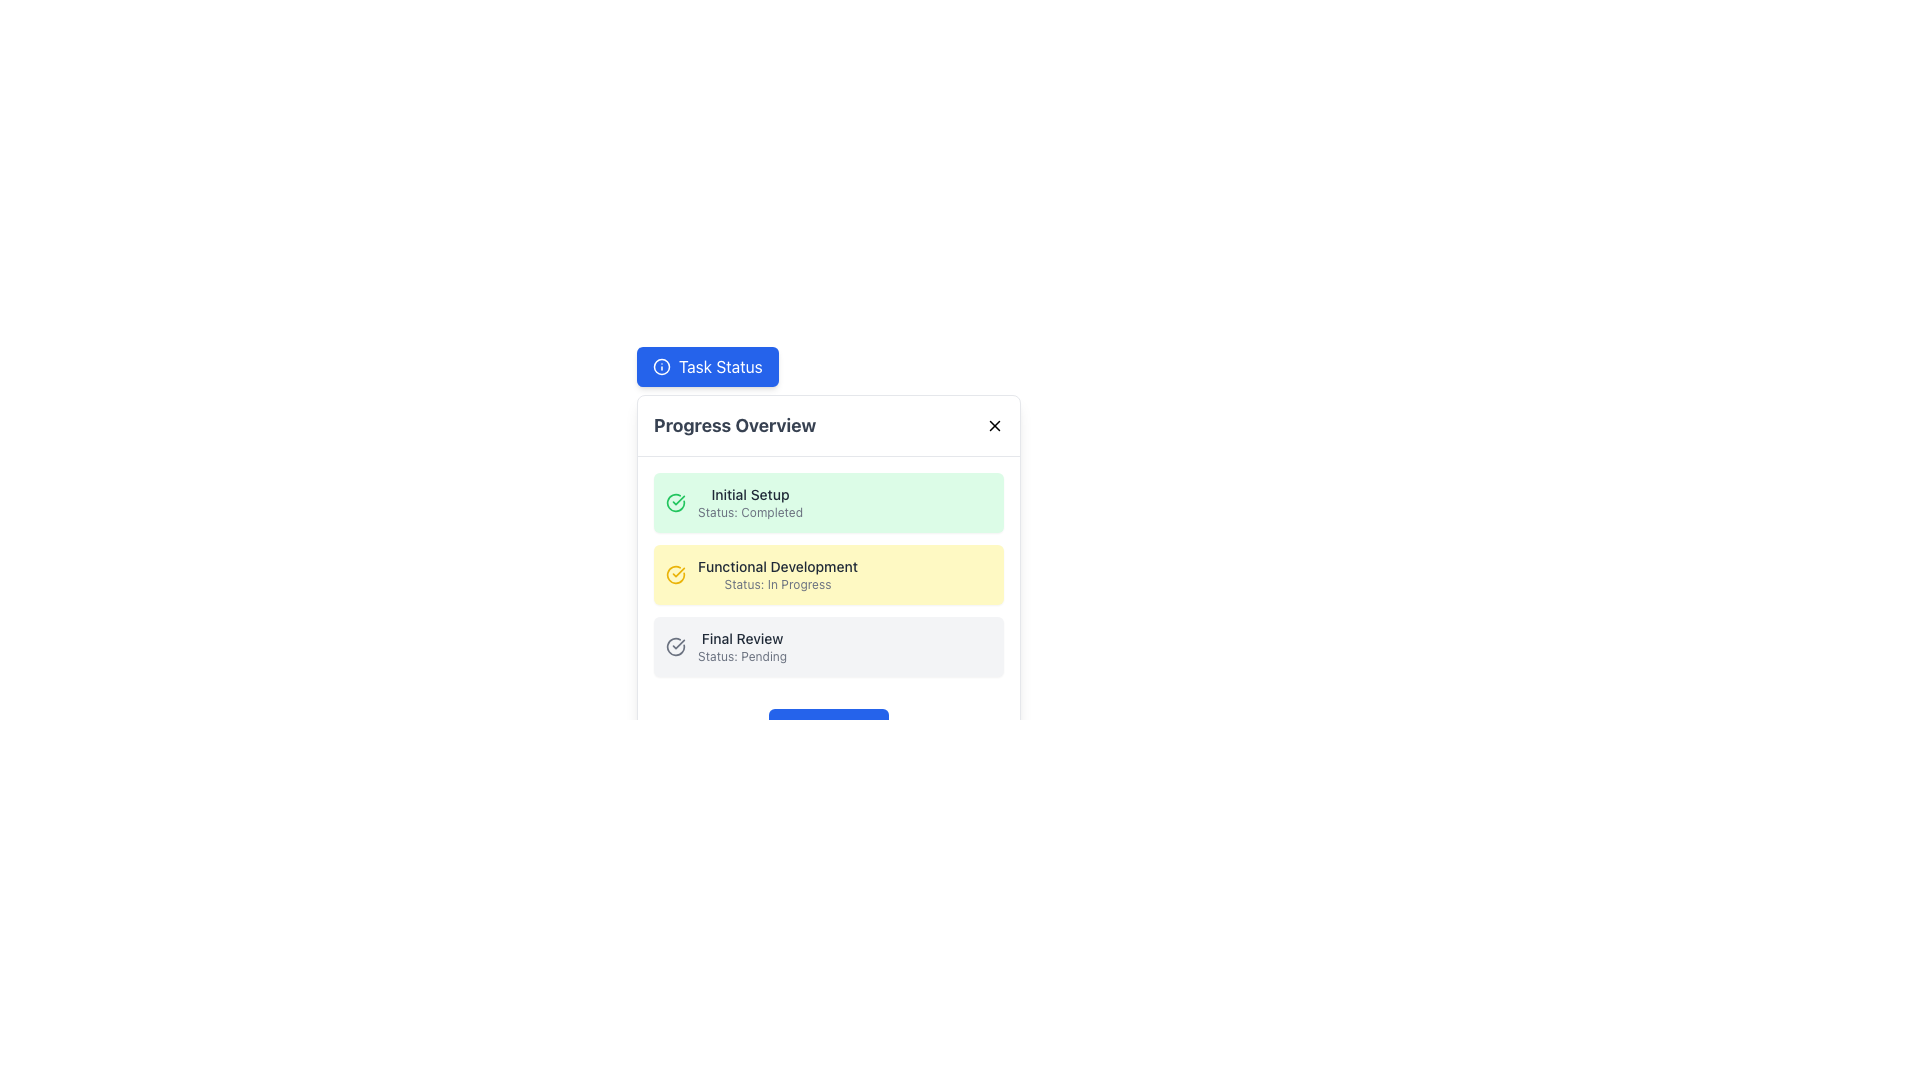  Describe the element at coordinates (776, 585) in the screenshot. I see `the text label displaying 'Status: In Progress', which is styled with a small gray font and located beneath the section heading 'Functional Development'` at that location.